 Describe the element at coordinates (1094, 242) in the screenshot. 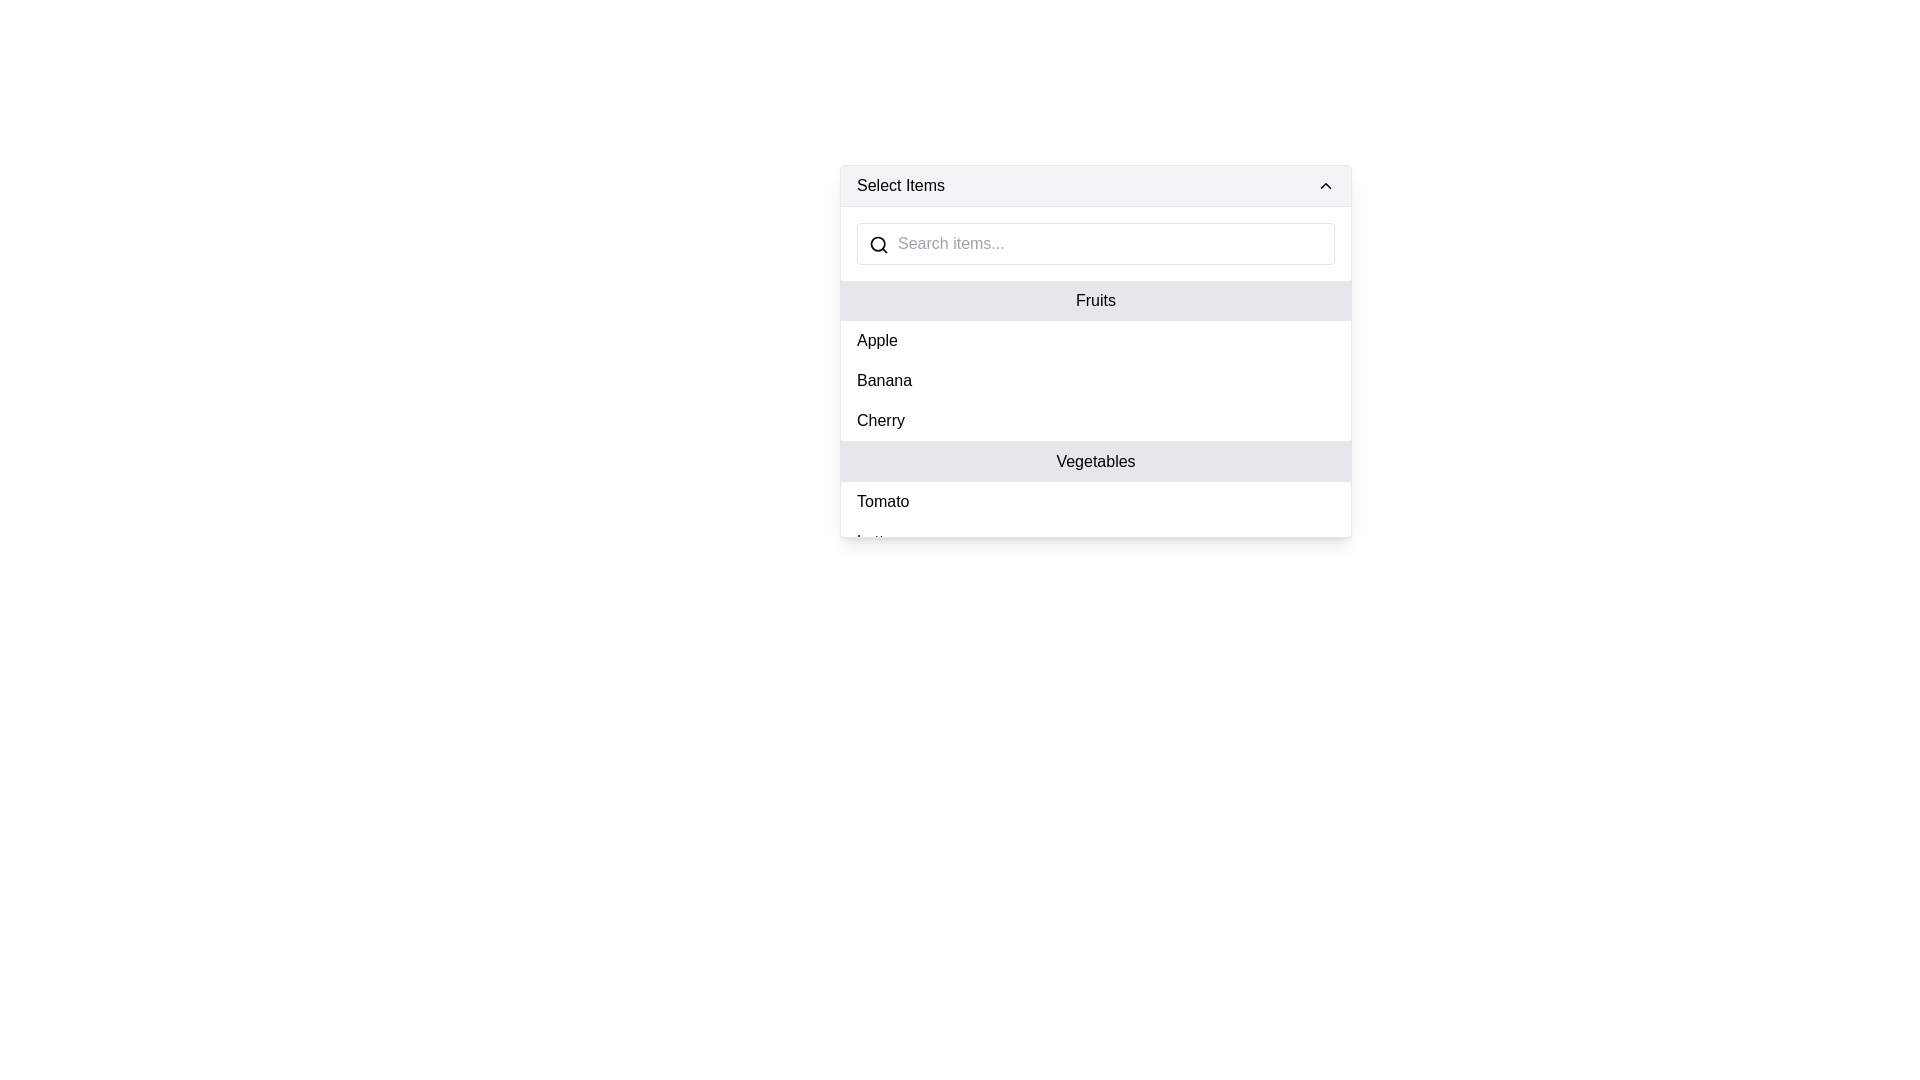

I see `the Search Input Field located at the top of the dropdown menu for viewing additional tooltips` at that location.